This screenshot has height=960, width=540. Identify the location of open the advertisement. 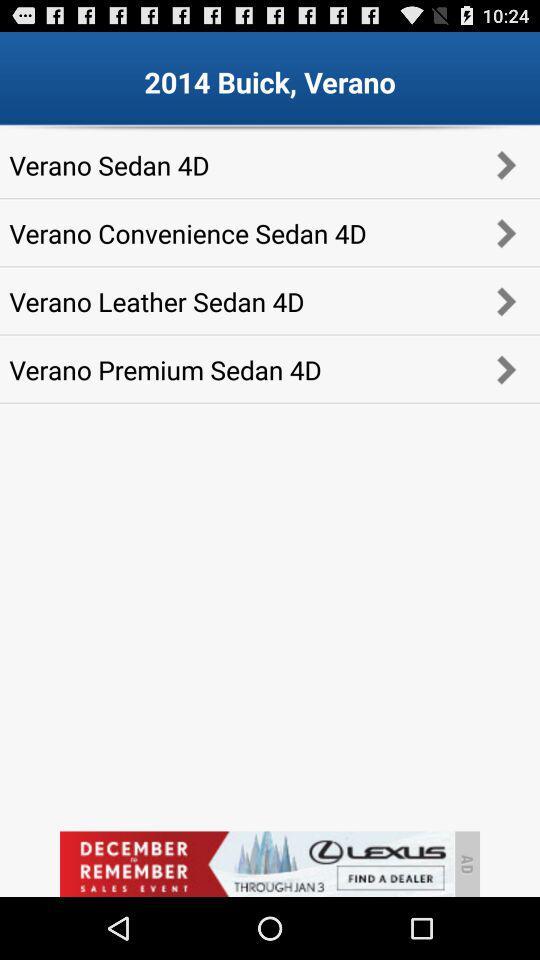
(256, 863).